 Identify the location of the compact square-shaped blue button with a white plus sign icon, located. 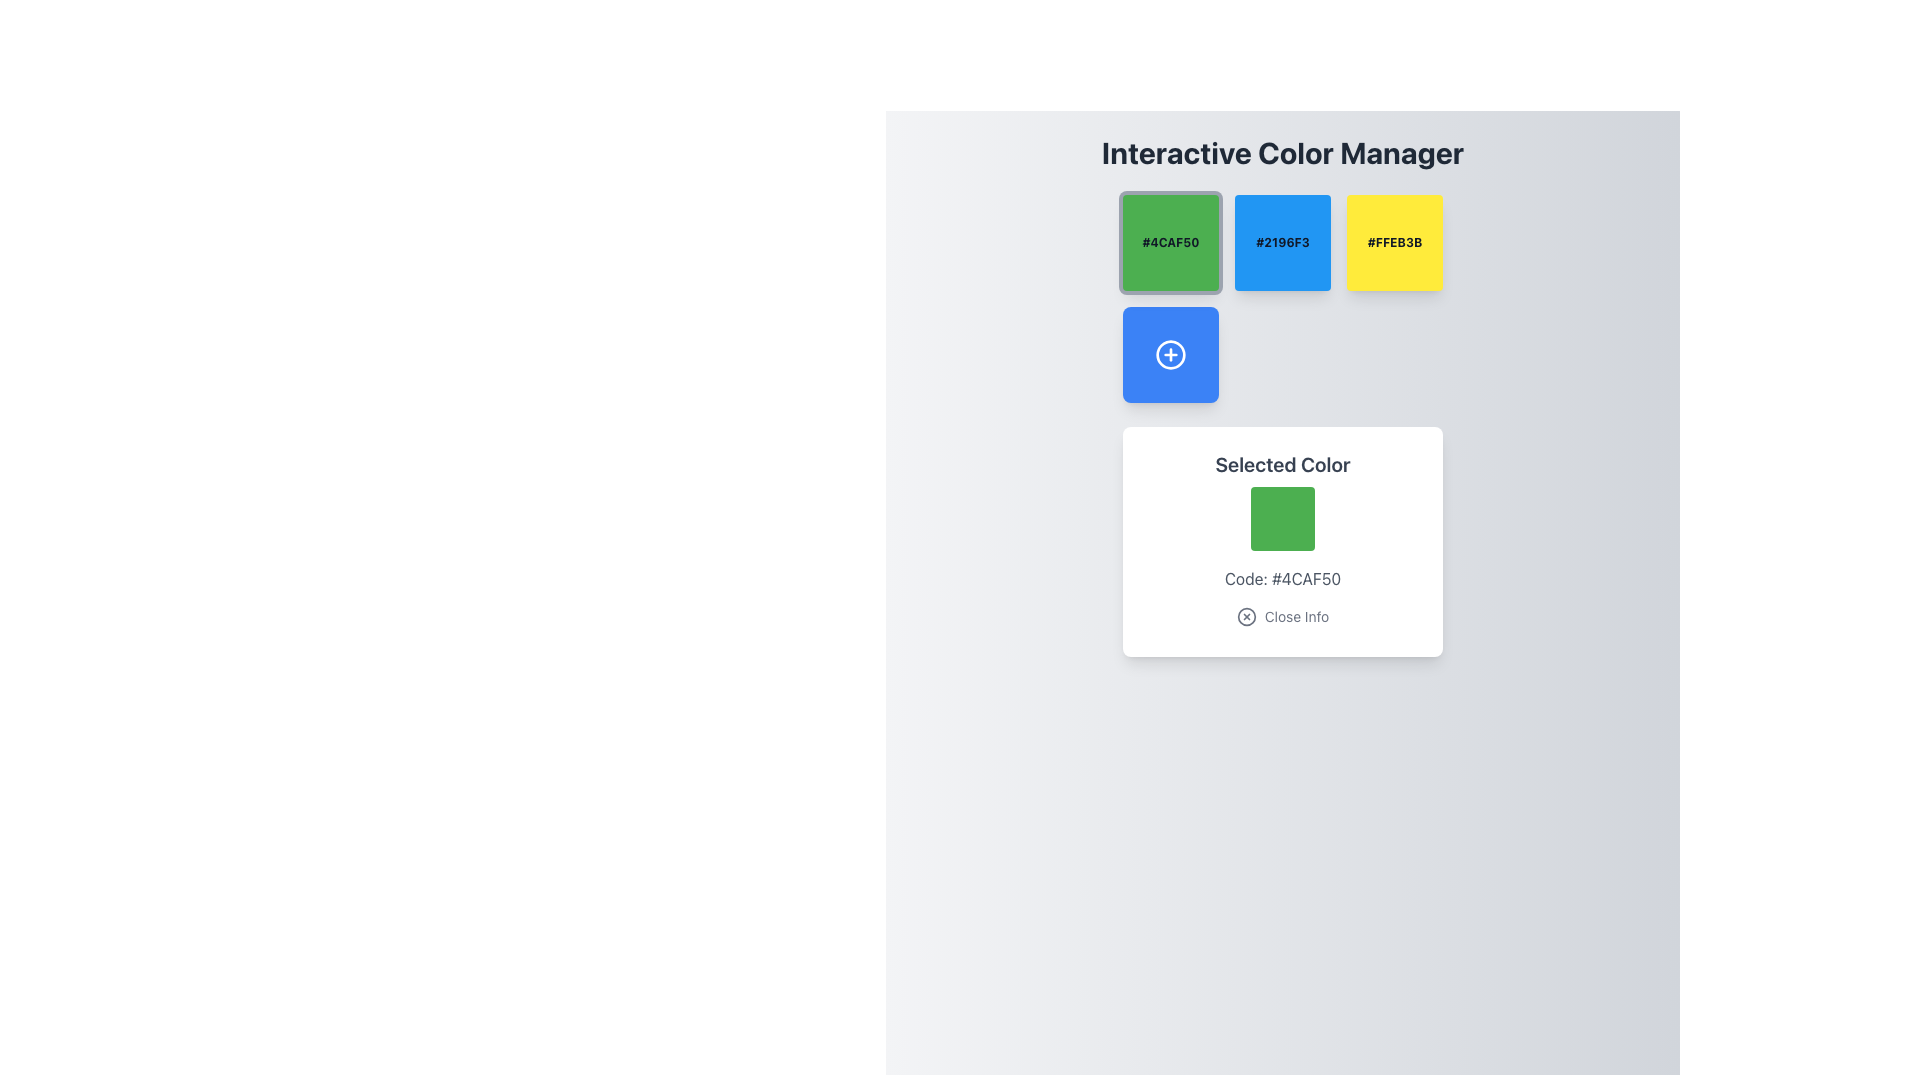
(1171, 353).